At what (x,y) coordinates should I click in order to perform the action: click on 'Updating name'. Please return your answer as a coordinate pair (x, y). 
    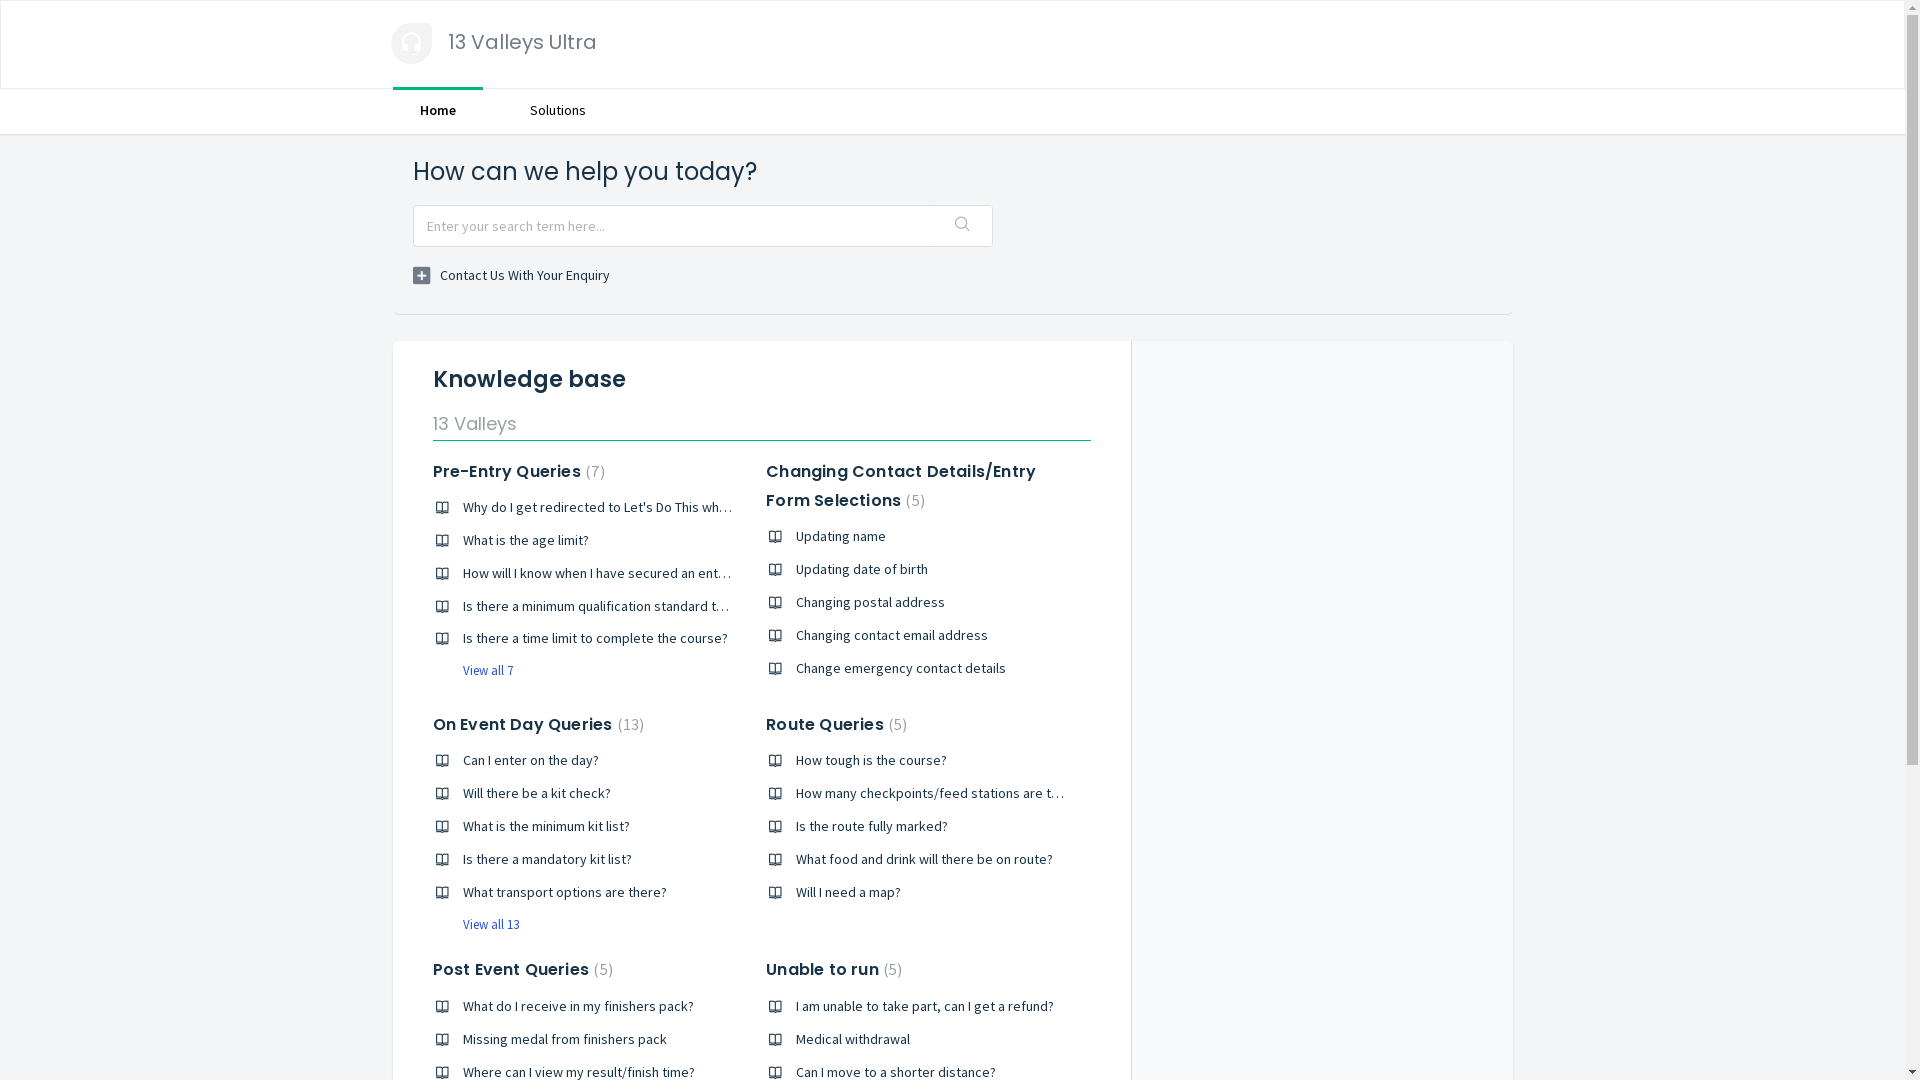
    Looking at the image, I should click on (840, 535).